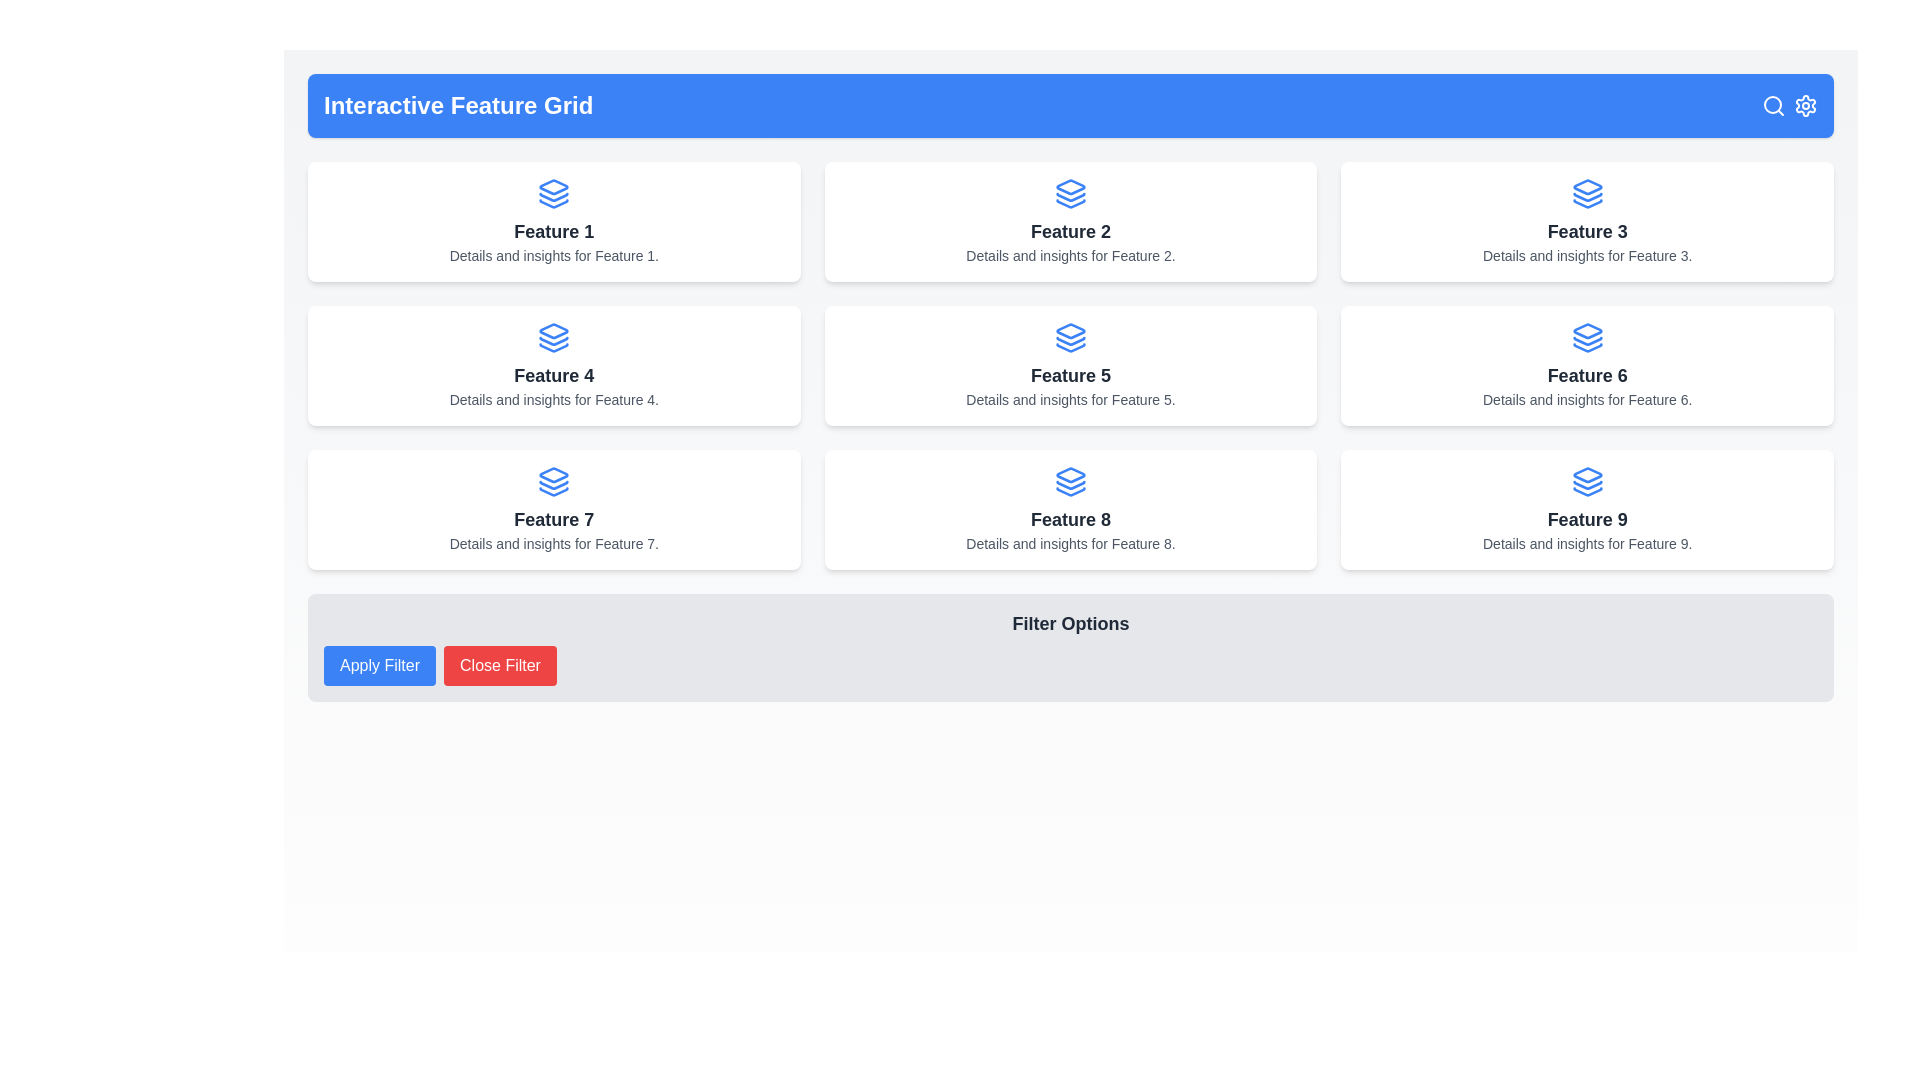 This screenshot has height=1080, width=1920. I want to click on blue gradient triangular shape resembling a layer icon, which is part of Feature 4 in the second column of the second row of the feature grid, for development purposes, so click(554, 330).